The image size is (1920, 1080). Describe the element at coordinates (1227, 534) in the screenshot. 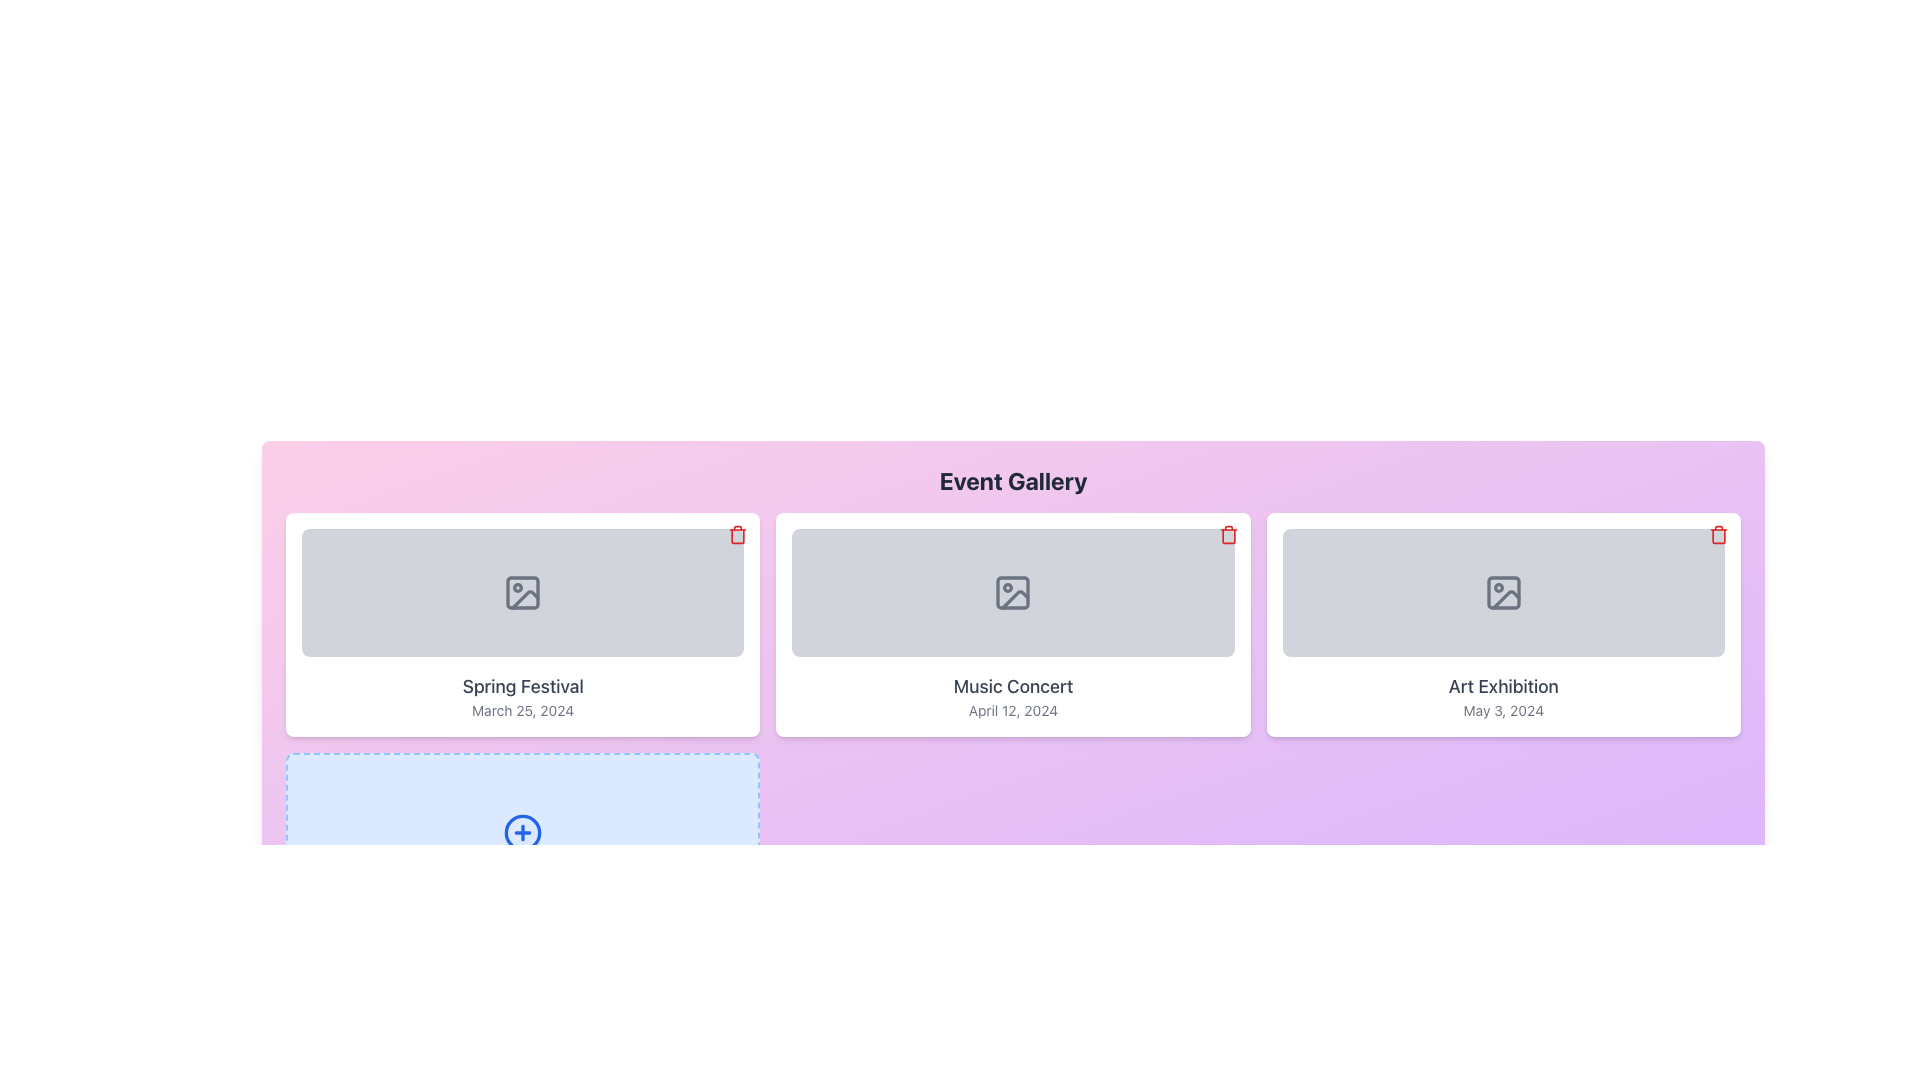

I see `the delete button located in the top-right corner of the 'Music Concert' event card` at that location.